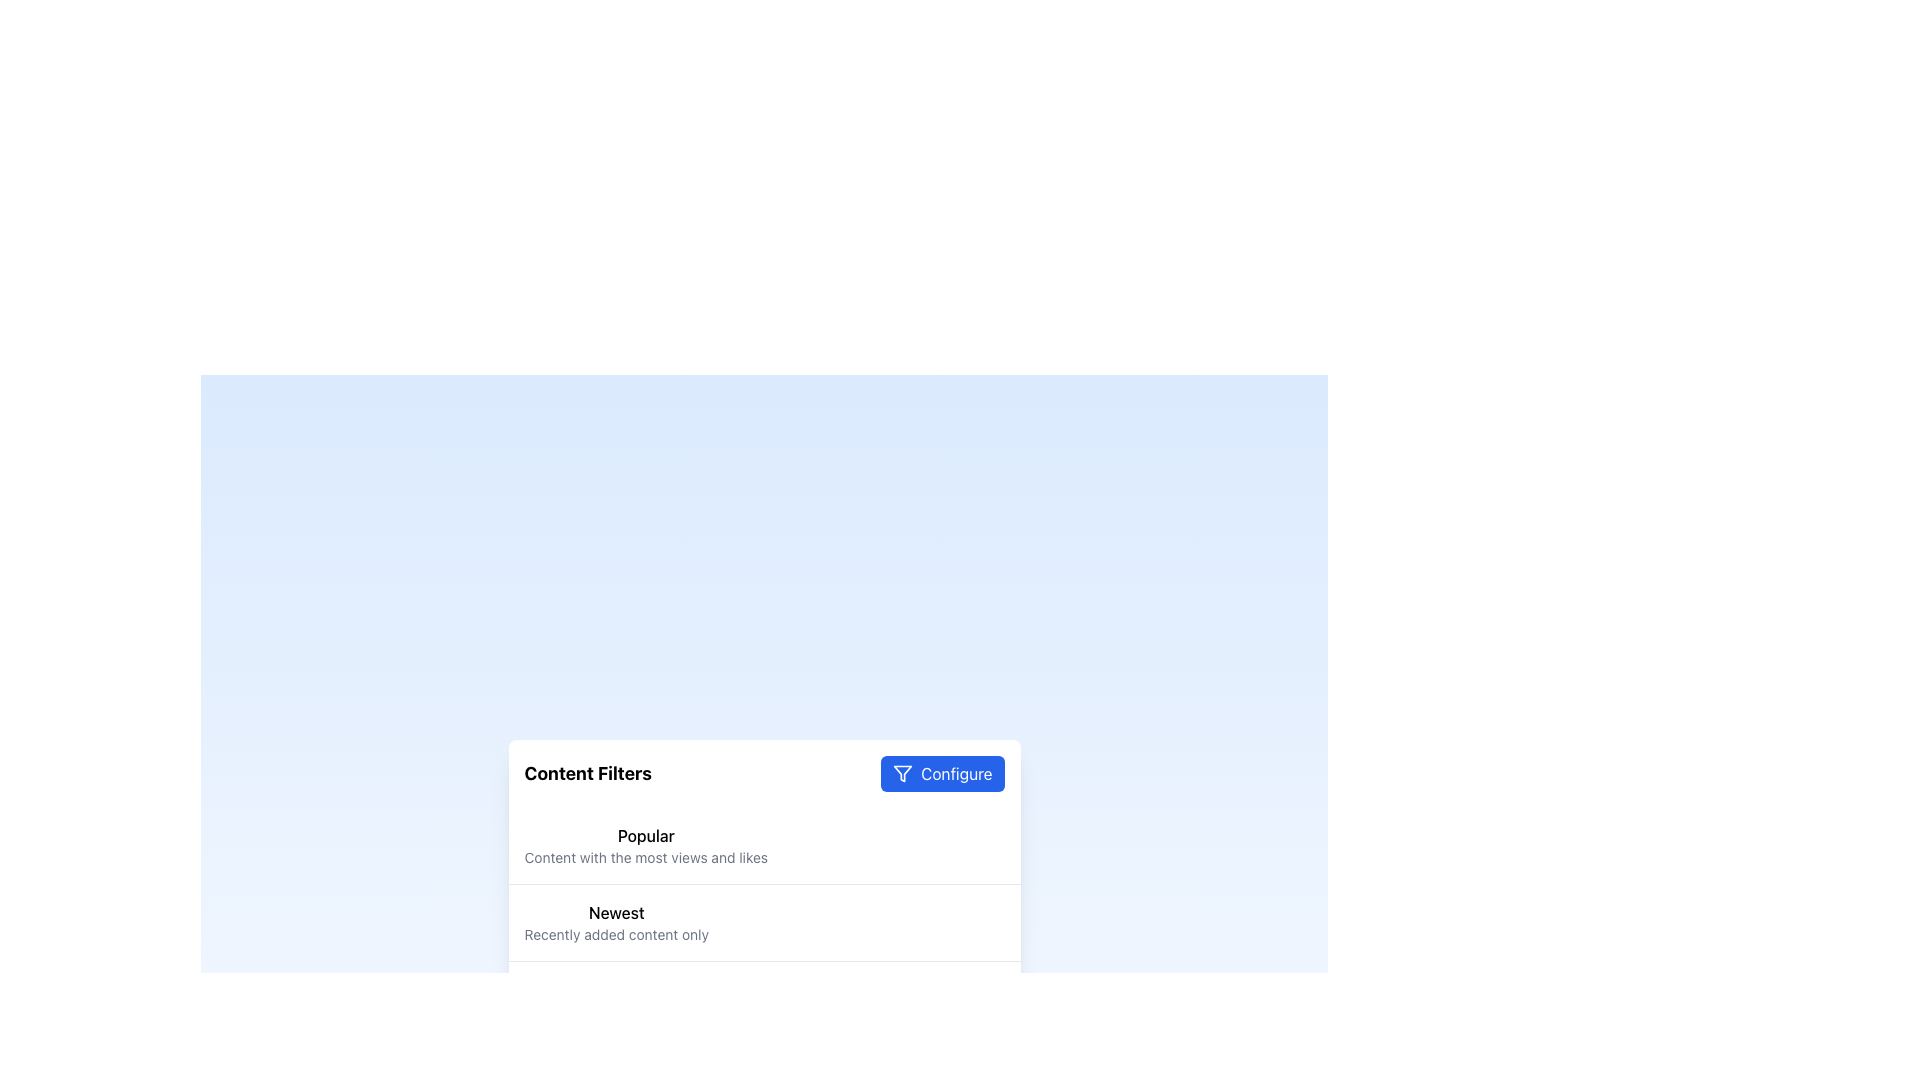  I want to click on the text label element reading 'Recently added content only' which is styled in a small gray font and located below the 'Newest' label in the content filtering options, so click(615, 934).